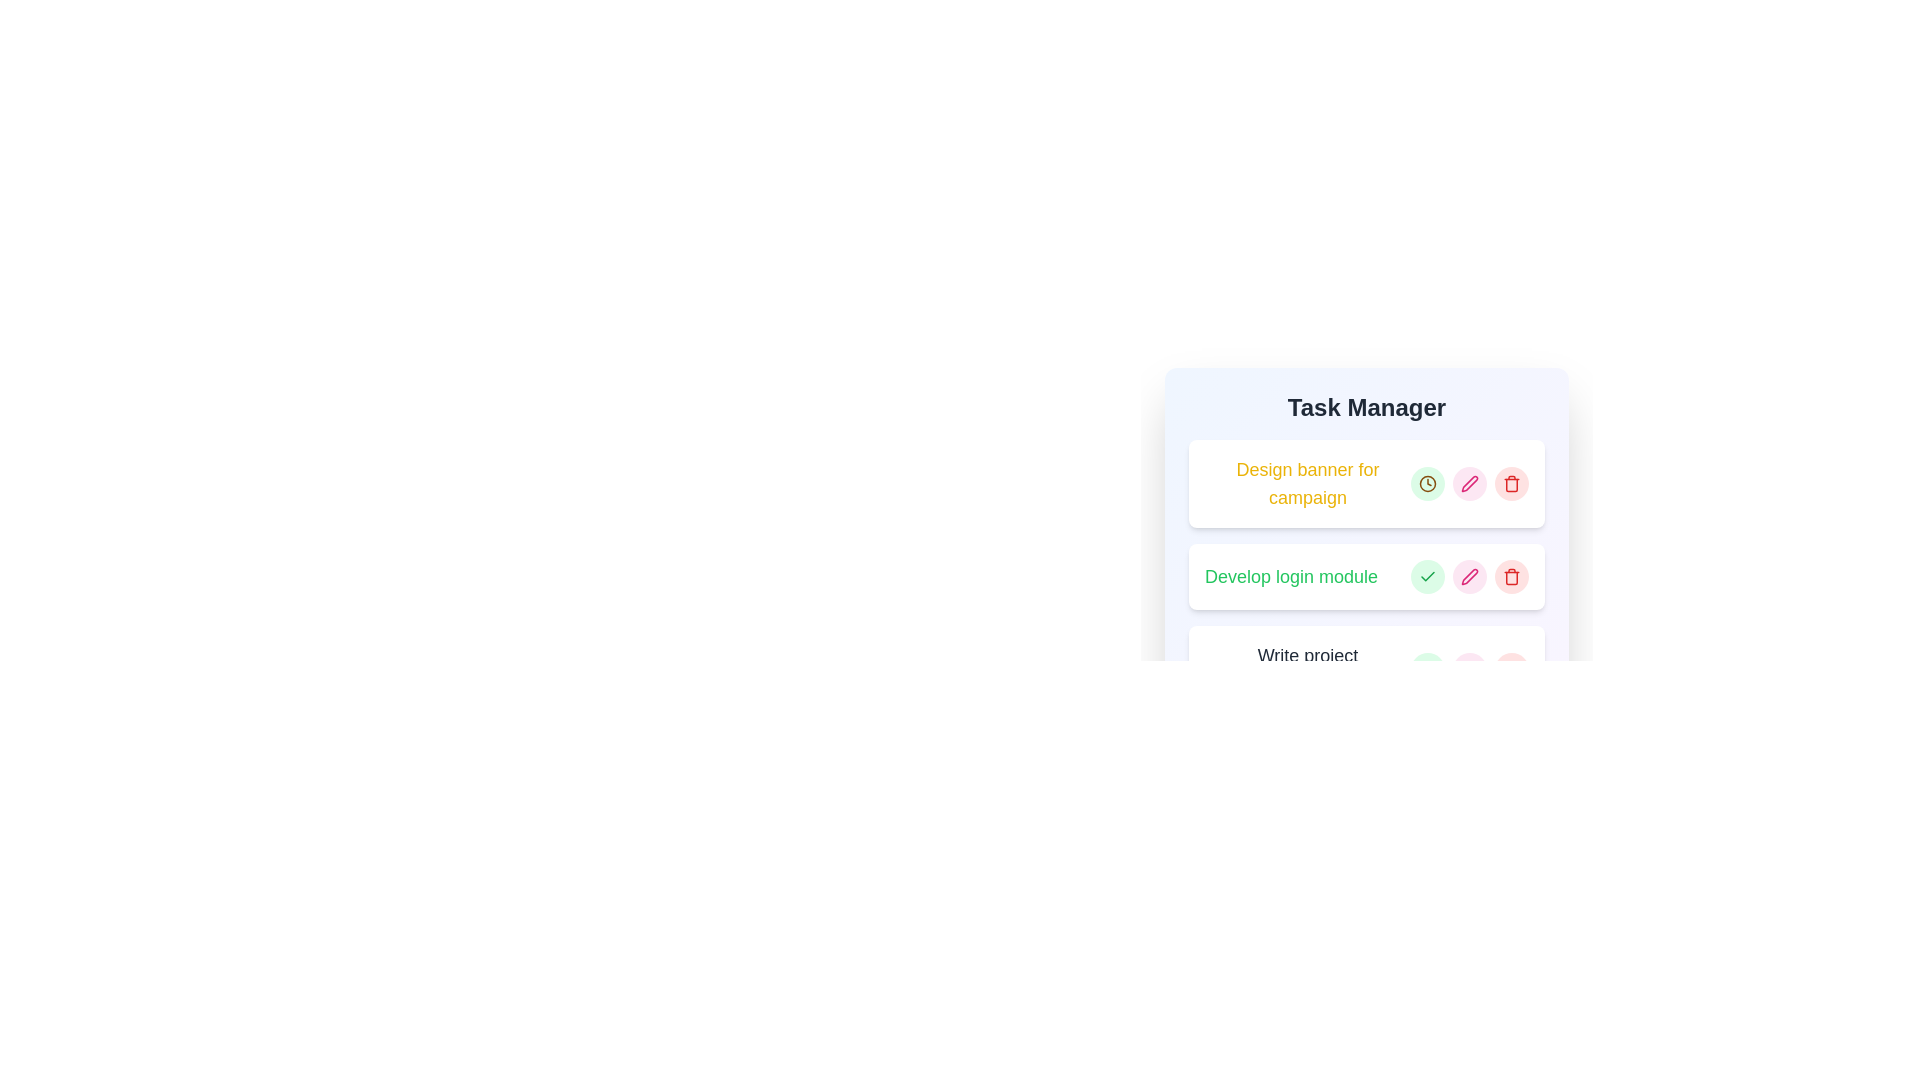 The width and height of the screenshot is (1920, 1080). What do you see at coordinates (1366, 670) in the screenshot?
I see `the third task item in the task manager interface` at bounding box center [1366, 670].